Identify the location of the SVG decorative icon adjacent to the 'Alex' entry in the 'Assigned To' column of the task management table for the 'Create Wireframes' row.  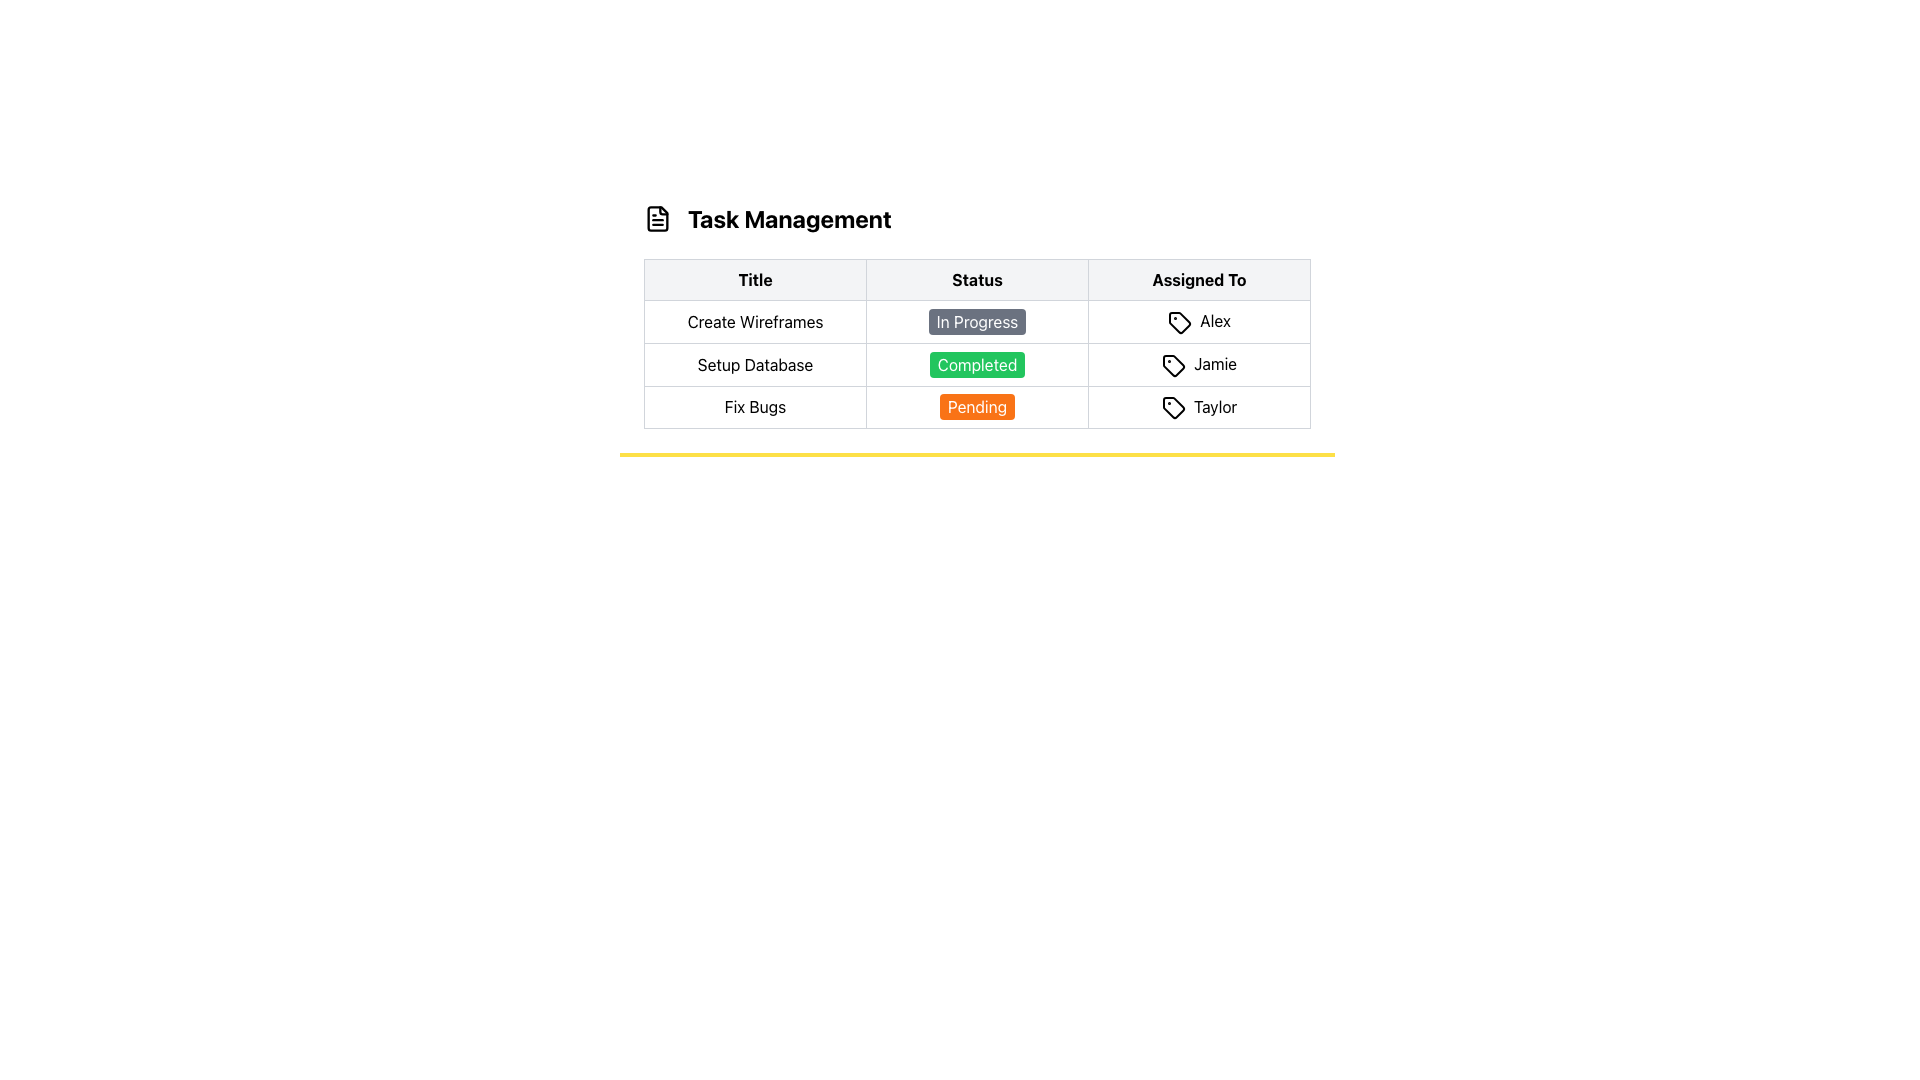
(1180, 321).